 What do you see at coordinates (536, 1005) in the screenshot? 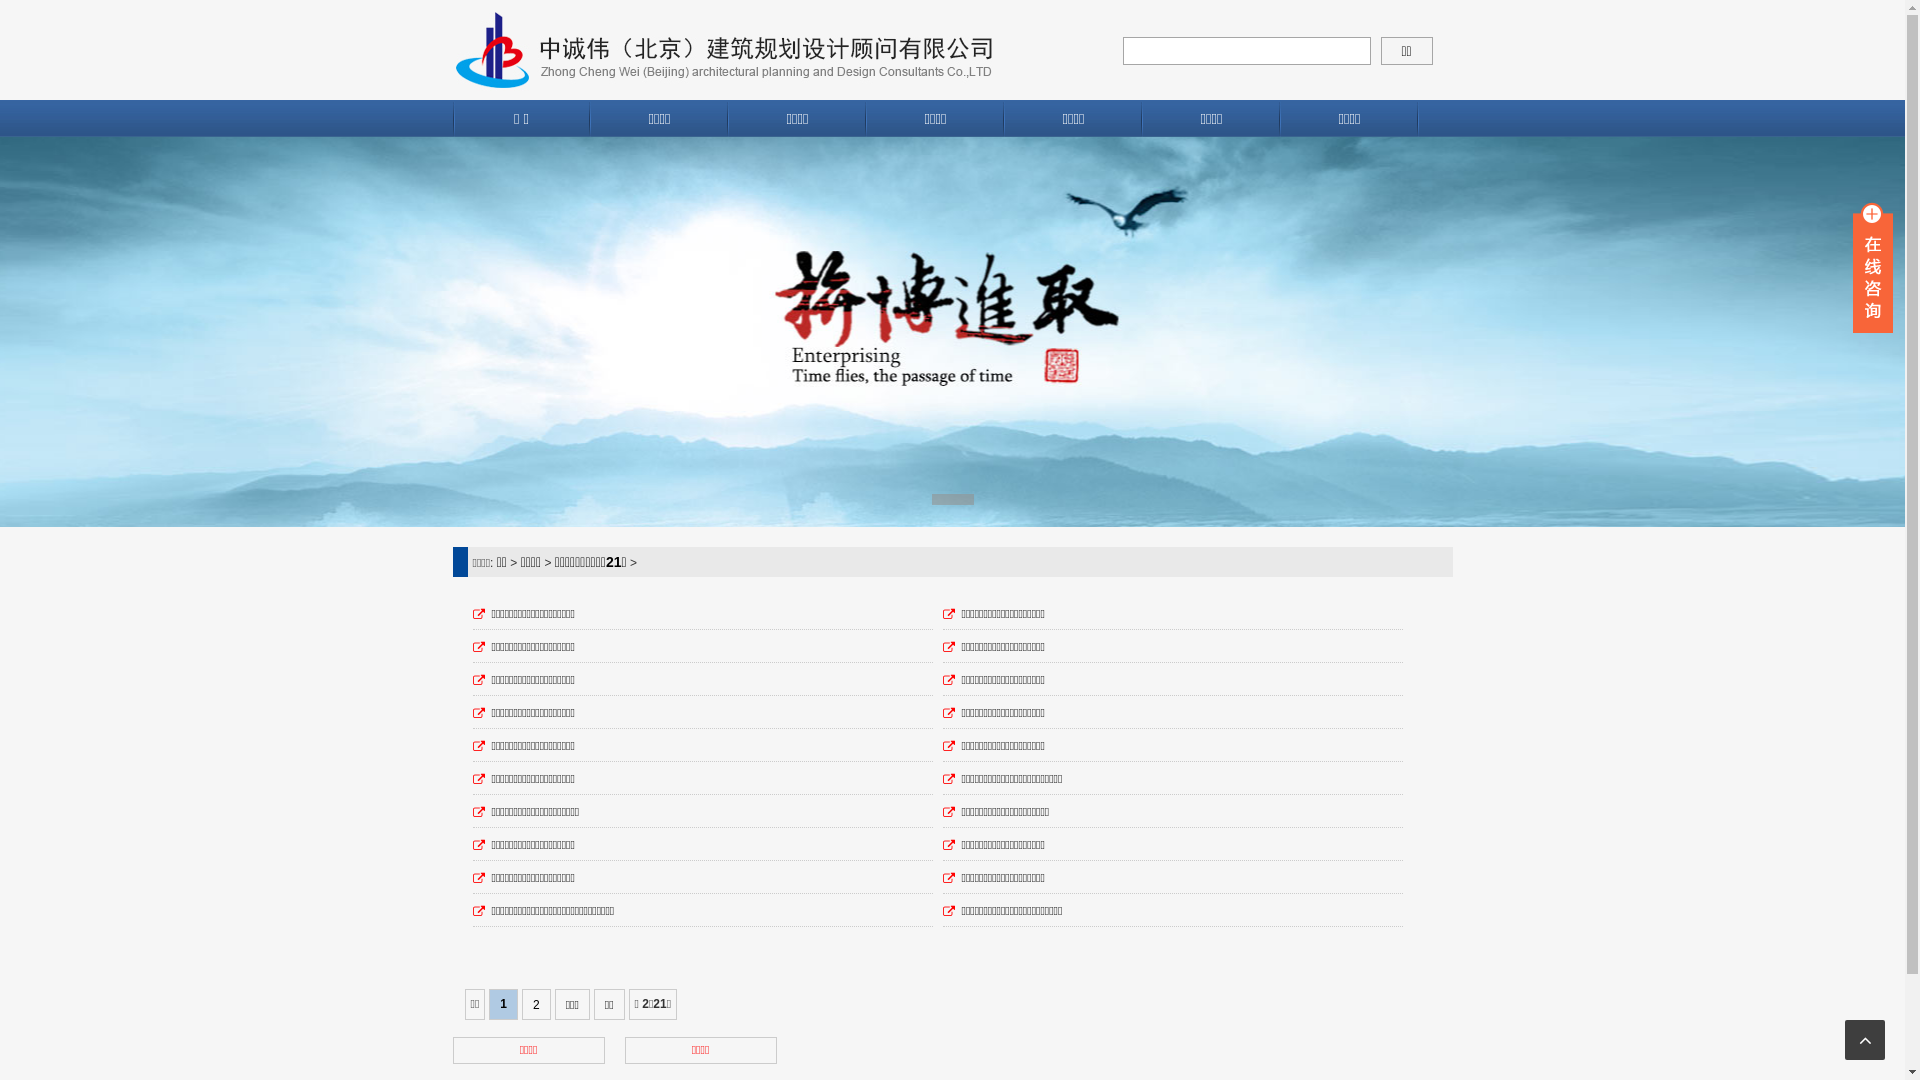
I see `'2'` at bounding box center [536, 1005].